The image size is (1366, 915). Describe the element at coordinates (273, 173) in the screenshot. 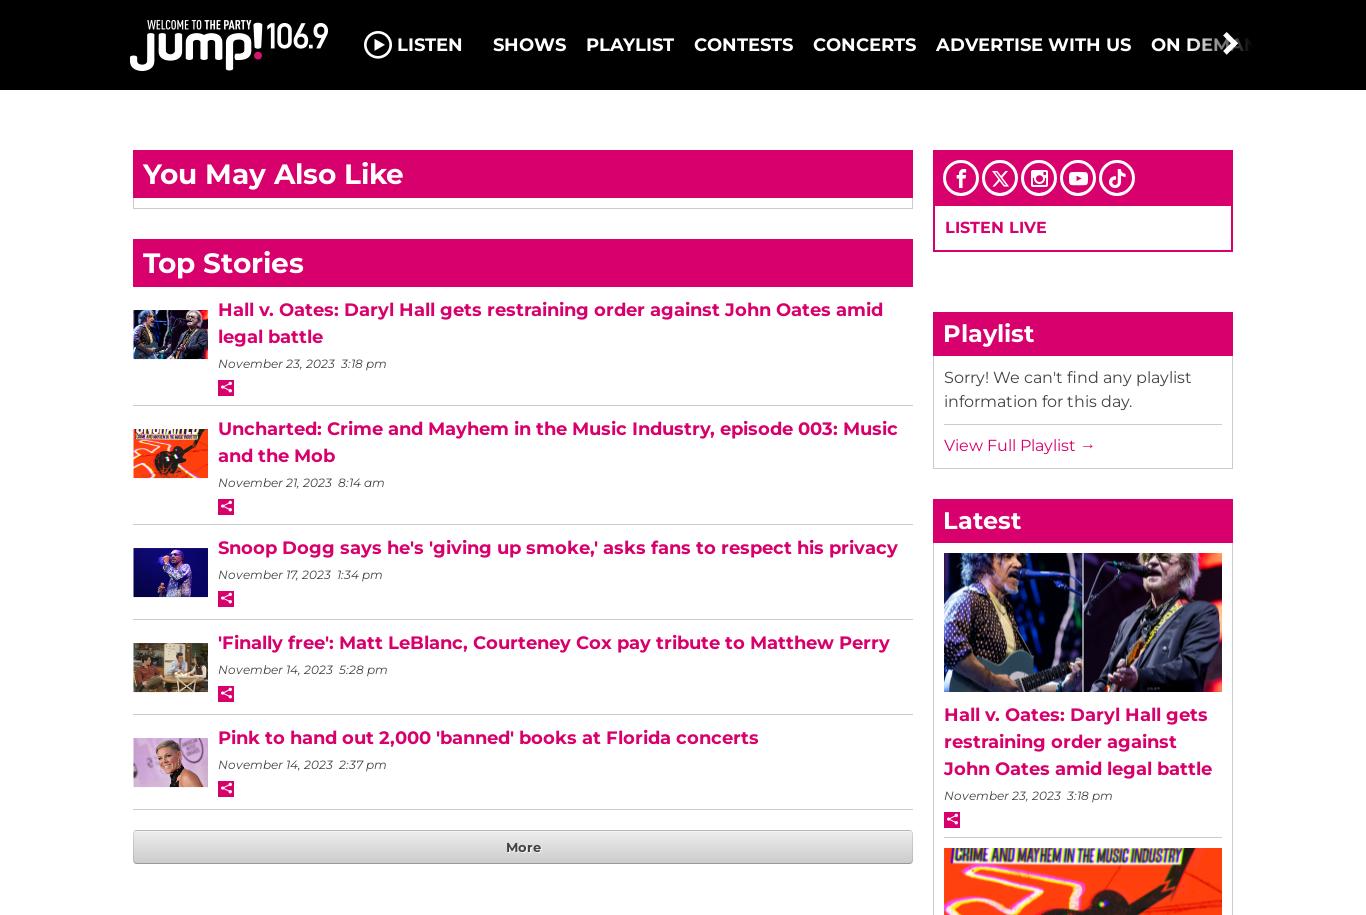

I see `'You May Also Like'` at that location.